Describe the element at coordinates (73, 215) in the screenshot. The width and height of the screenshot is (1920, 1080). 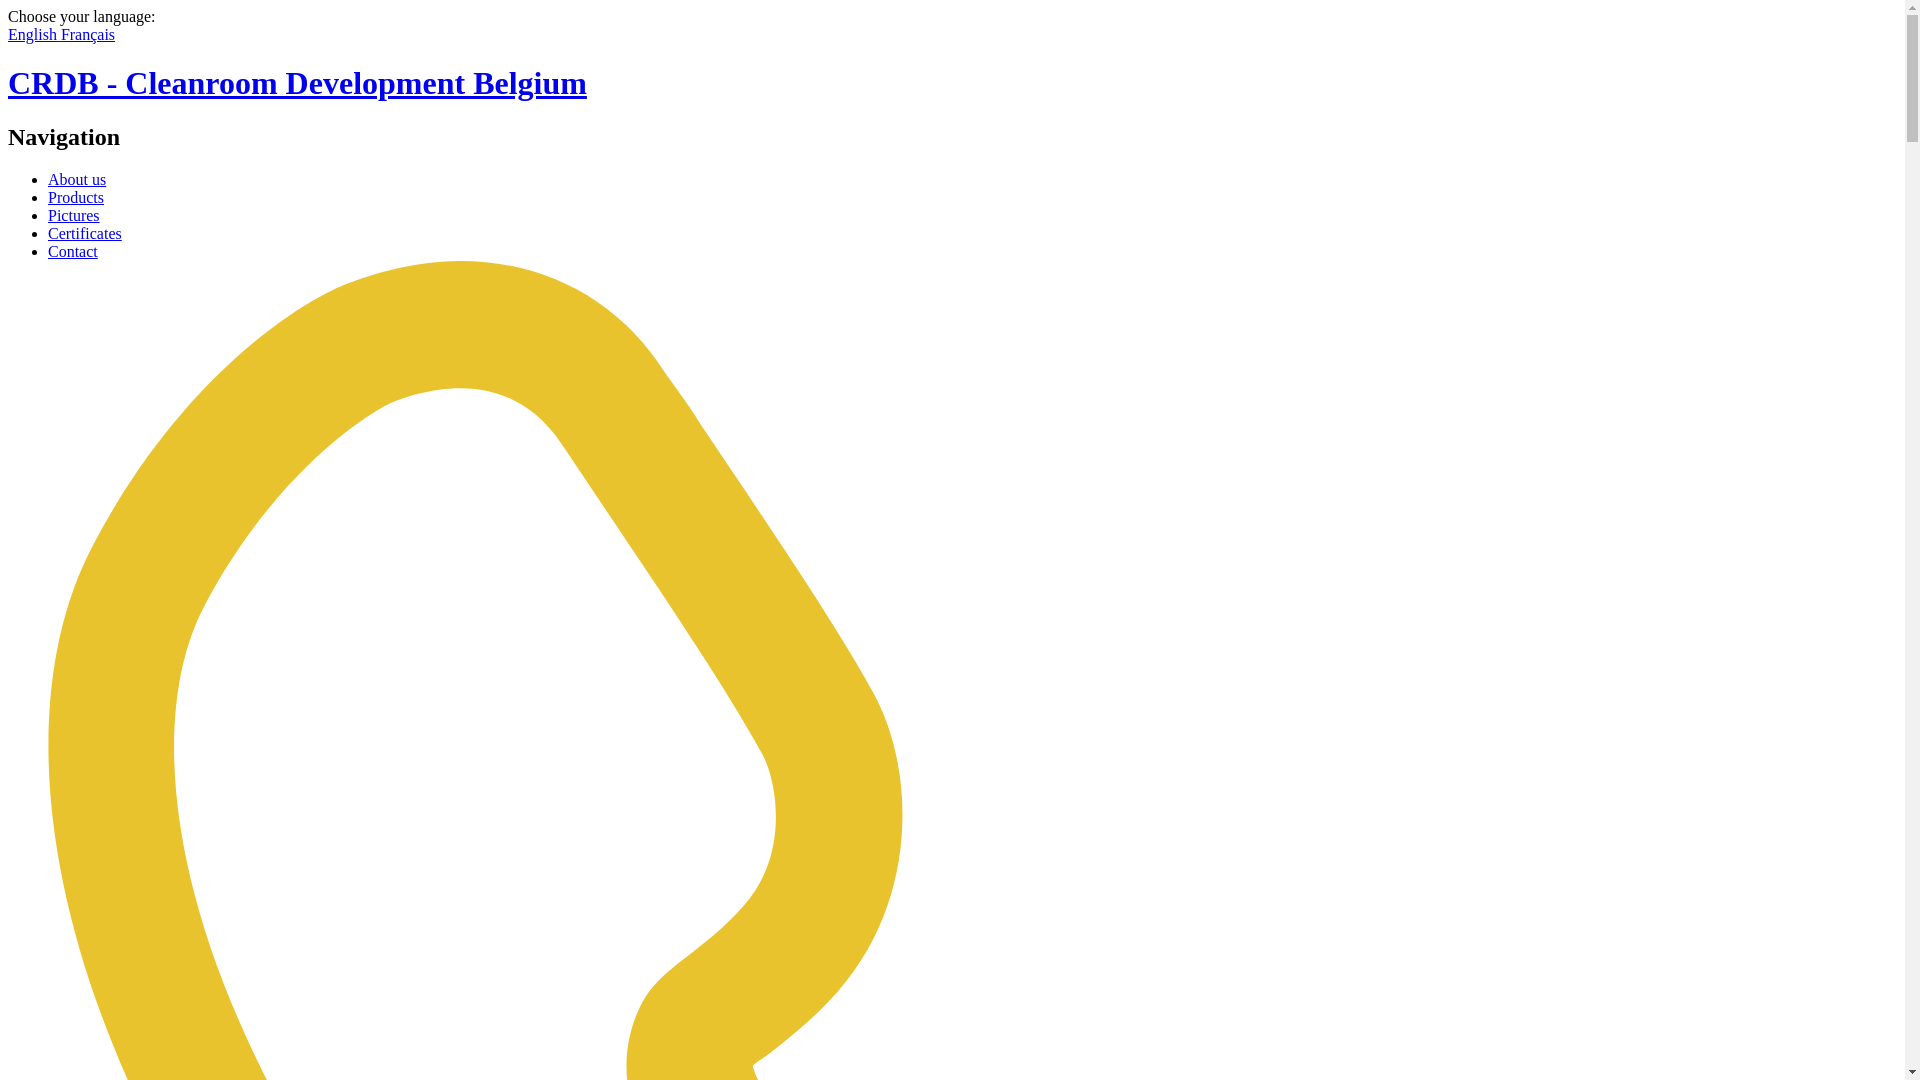
I see `'Pictures'` at that location.